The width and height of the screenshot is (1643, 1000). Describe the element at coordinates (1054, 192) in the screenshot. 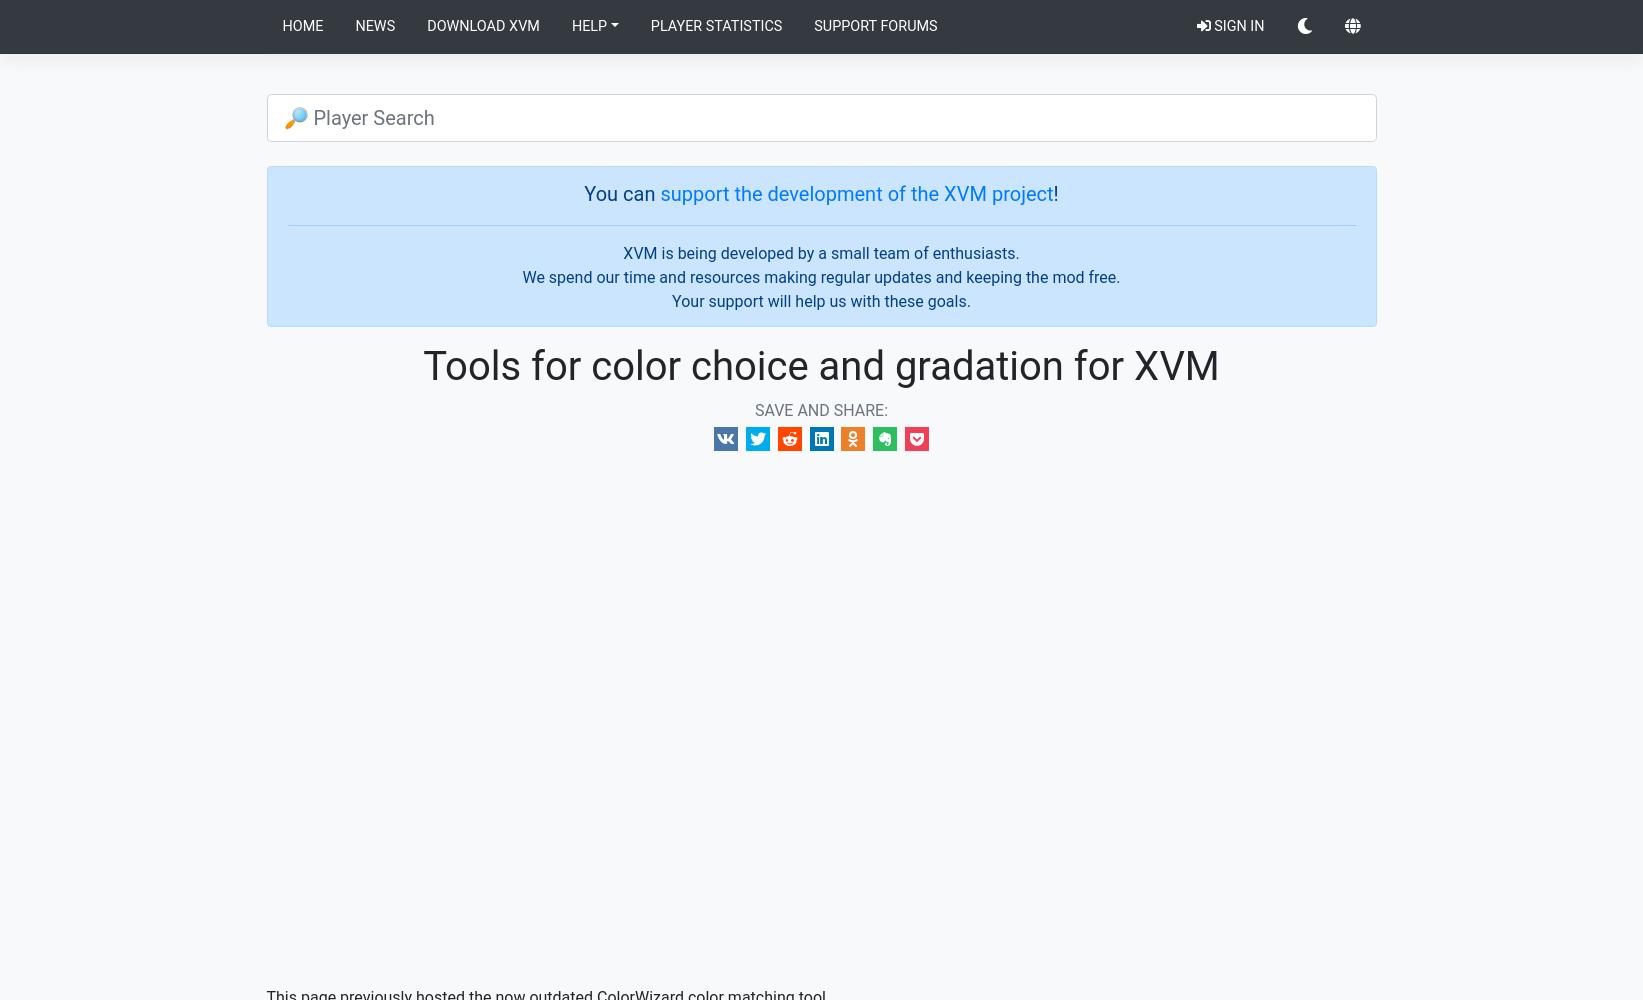

I see `'!'` at that location.